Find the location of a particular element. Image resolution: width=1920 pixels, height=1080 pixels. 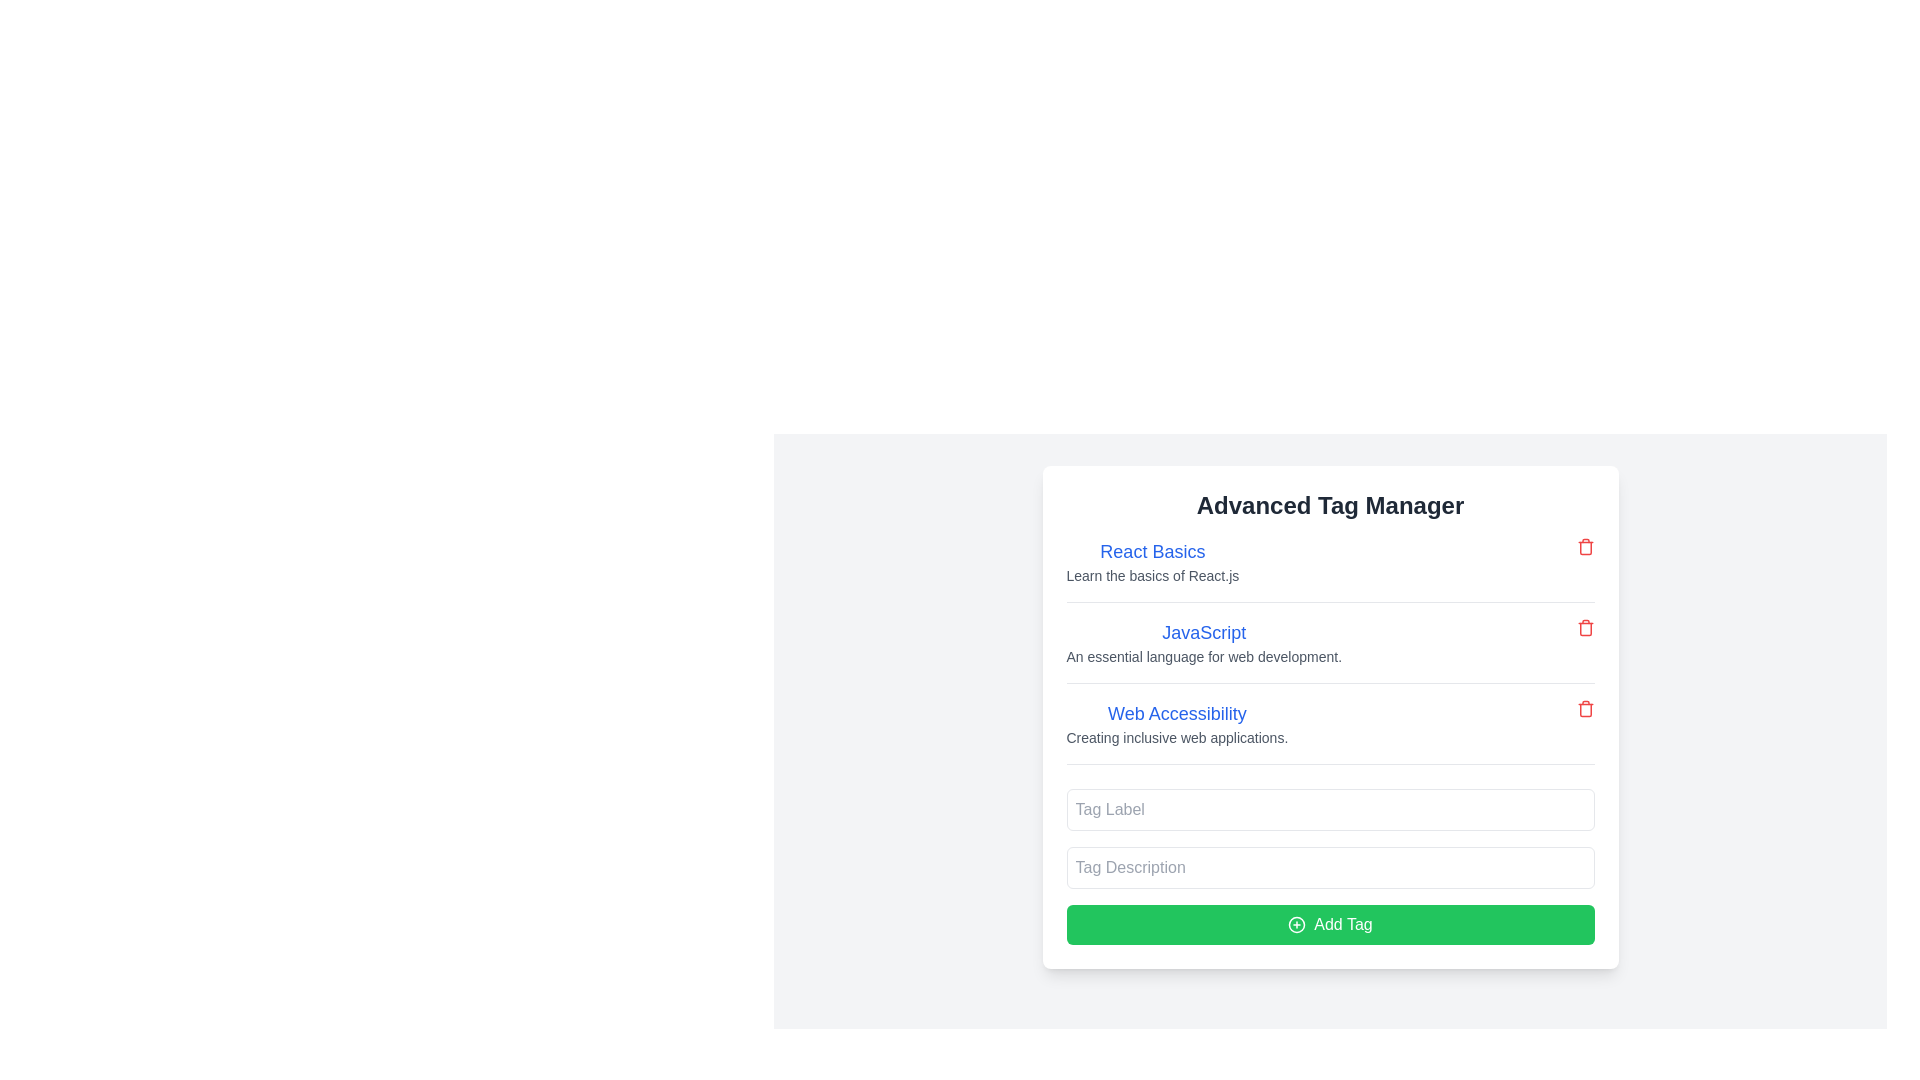

the static text block containing a title and description related to a React learning resource, positioned above 'JavaScript' in the list is located at coordinates (1152, 562).